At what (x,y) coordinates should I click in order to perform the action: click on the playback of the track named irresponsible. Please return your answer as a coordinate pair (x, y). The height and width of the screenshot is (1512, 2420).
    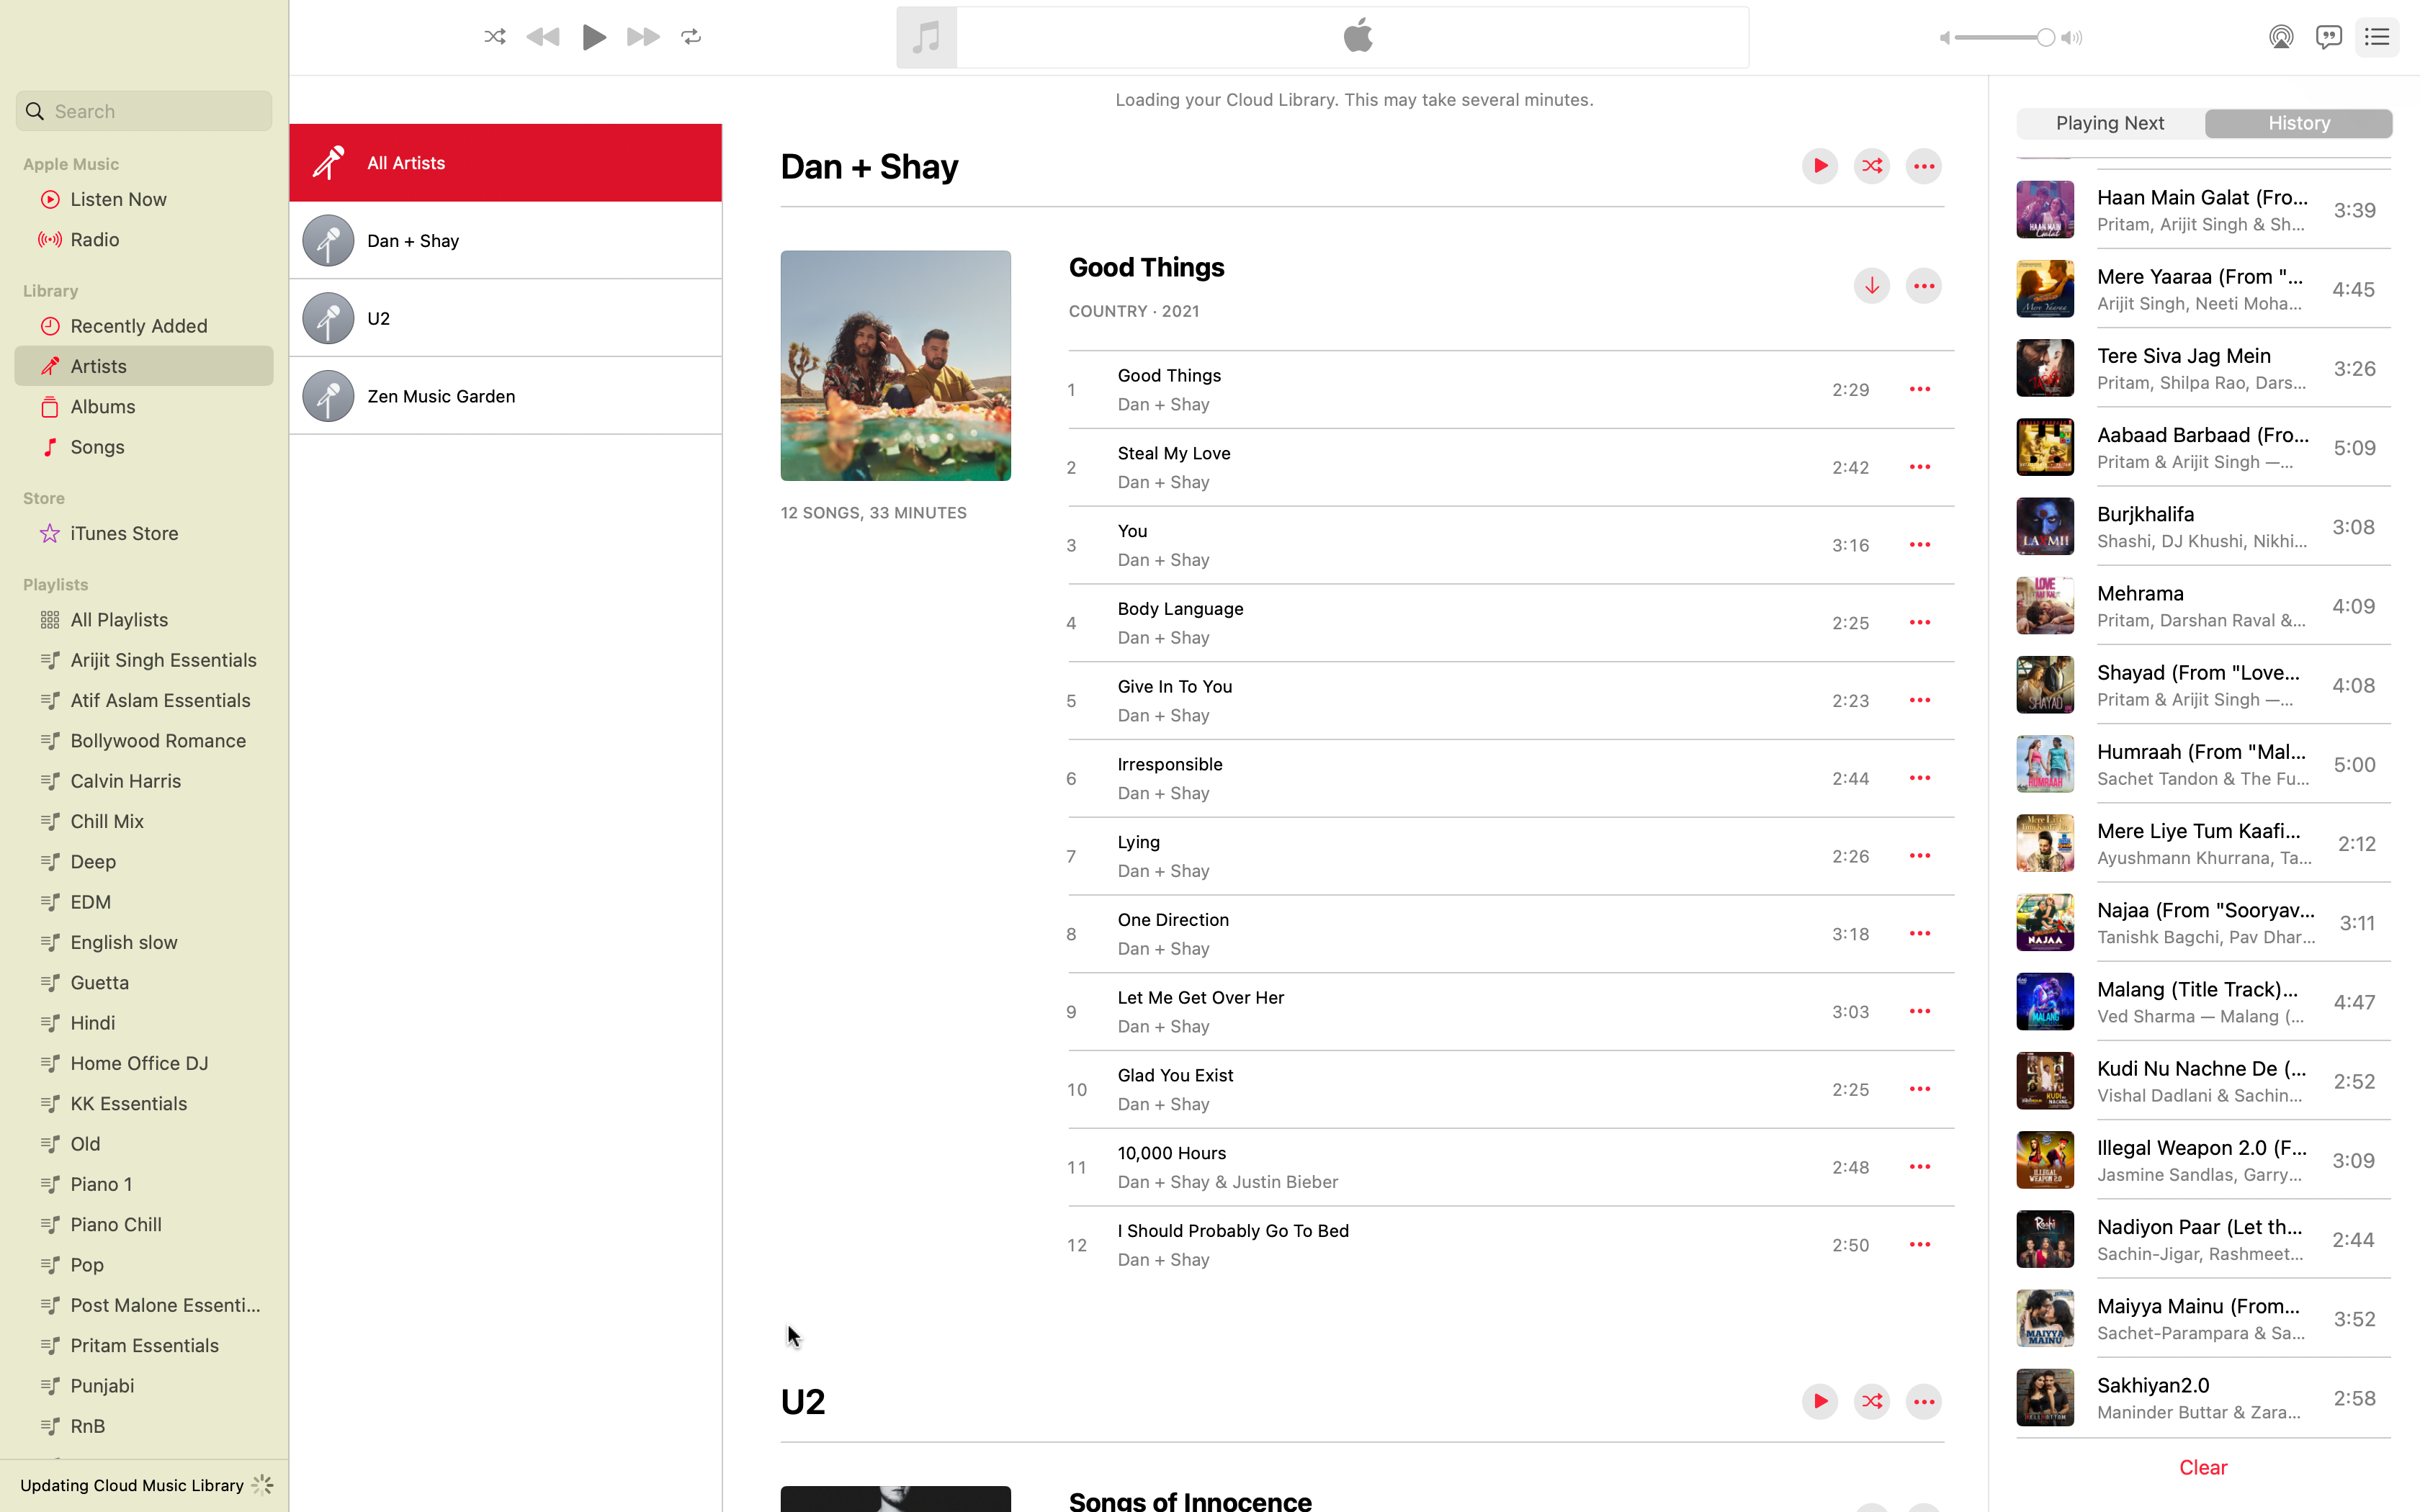
    Looking at the image, I should click on (1465, 777).